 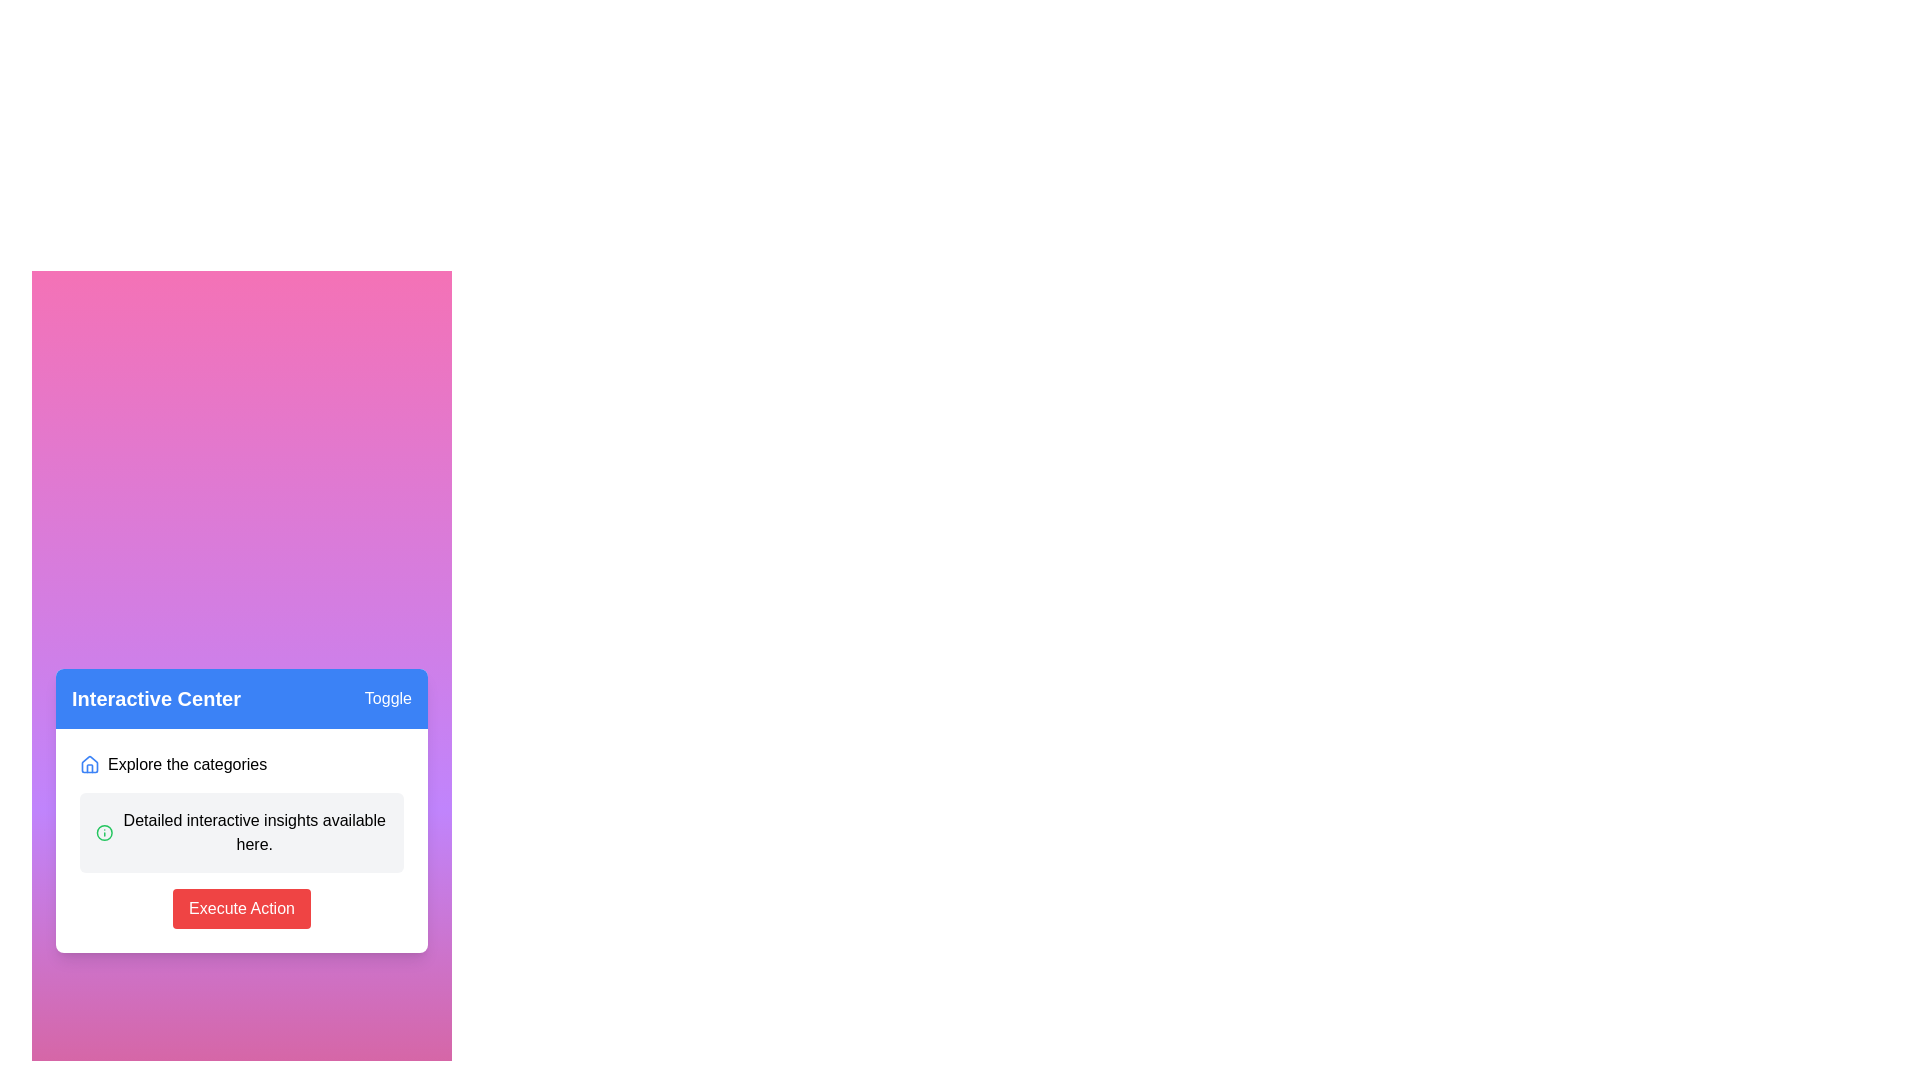 What do you see at coordinates (103, 833) in the screenshot?
I see `the SVG Shape (Circle) which is part of the 'info' icon located to the left of the text 'Detailed interactive insights available here' in the 'Interactive Center' module` at bounding box center [103, 833].